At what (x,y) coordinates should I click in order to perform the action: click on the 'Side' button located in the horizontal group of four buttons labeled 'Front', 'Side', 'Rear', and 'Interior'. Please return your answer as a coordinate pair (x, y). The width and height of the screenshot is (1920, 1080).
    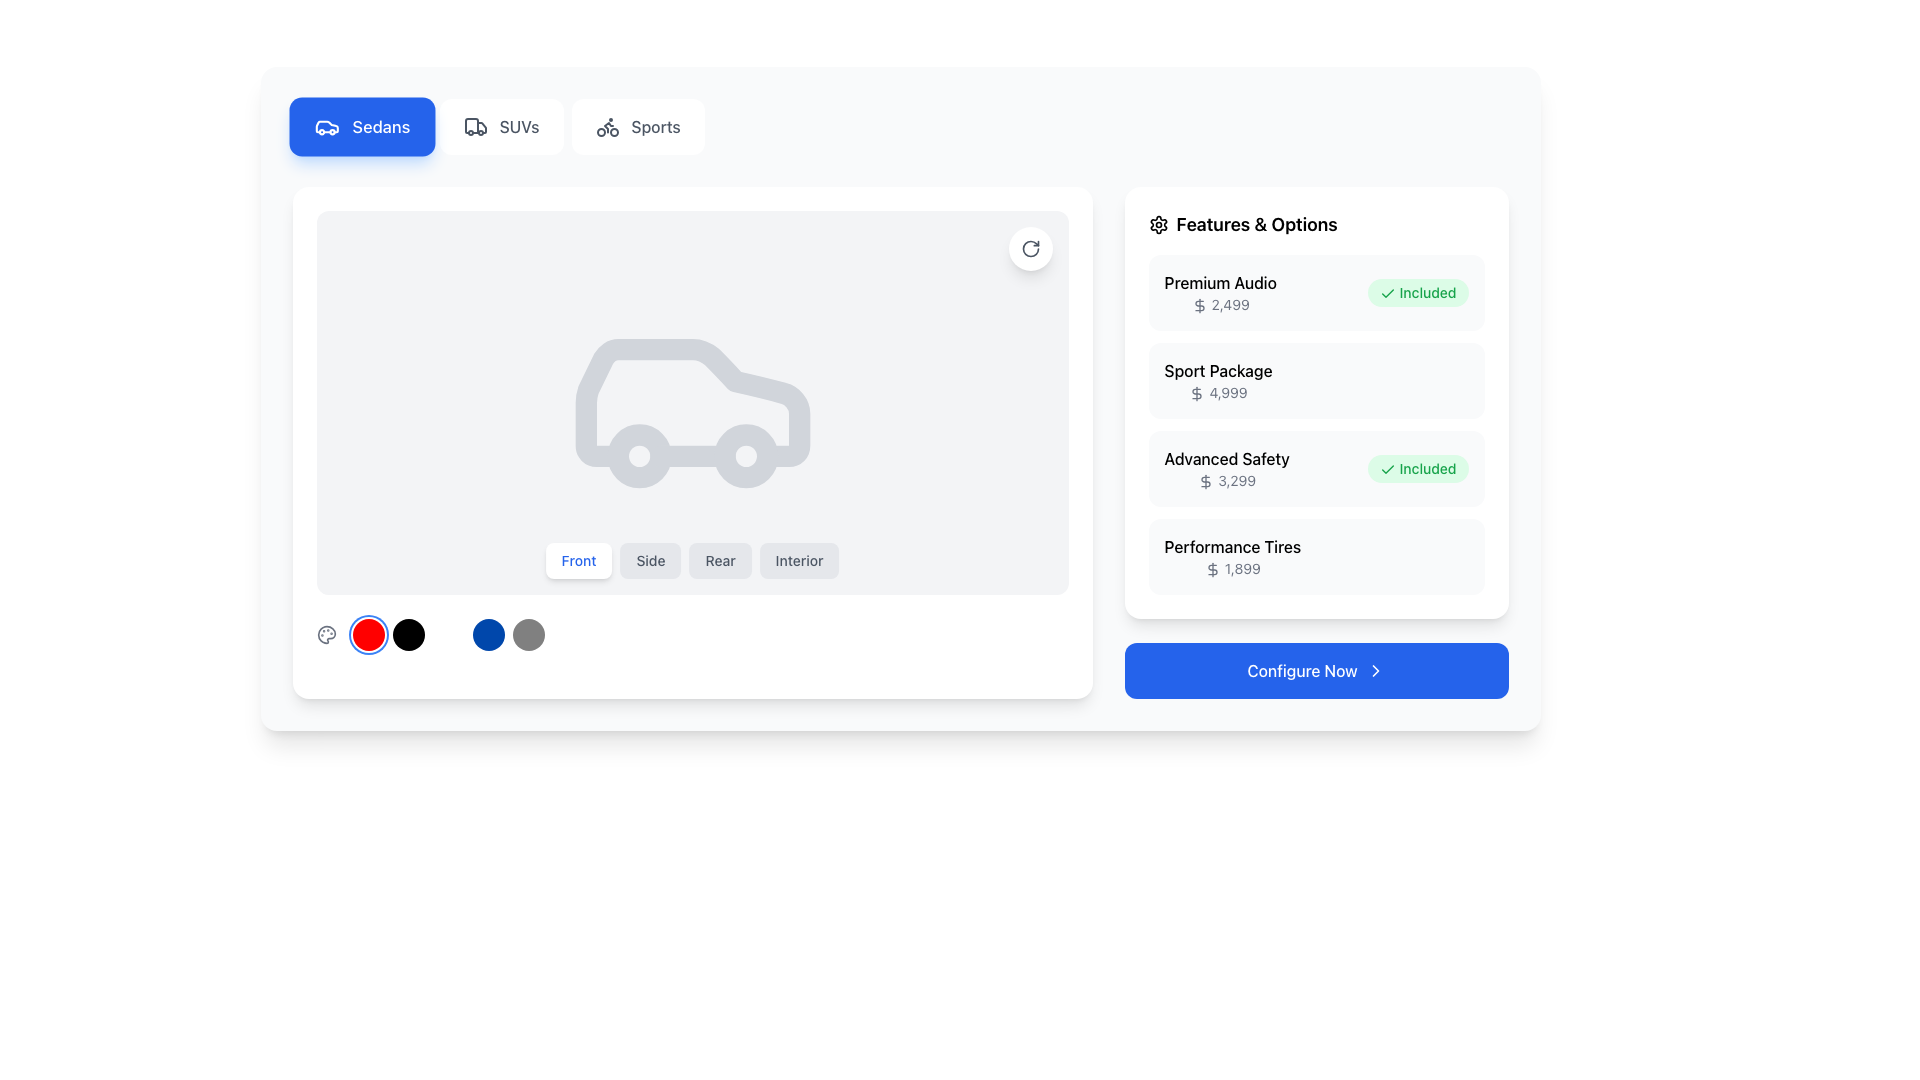
    Looking at the image, I should click on (651, 560).